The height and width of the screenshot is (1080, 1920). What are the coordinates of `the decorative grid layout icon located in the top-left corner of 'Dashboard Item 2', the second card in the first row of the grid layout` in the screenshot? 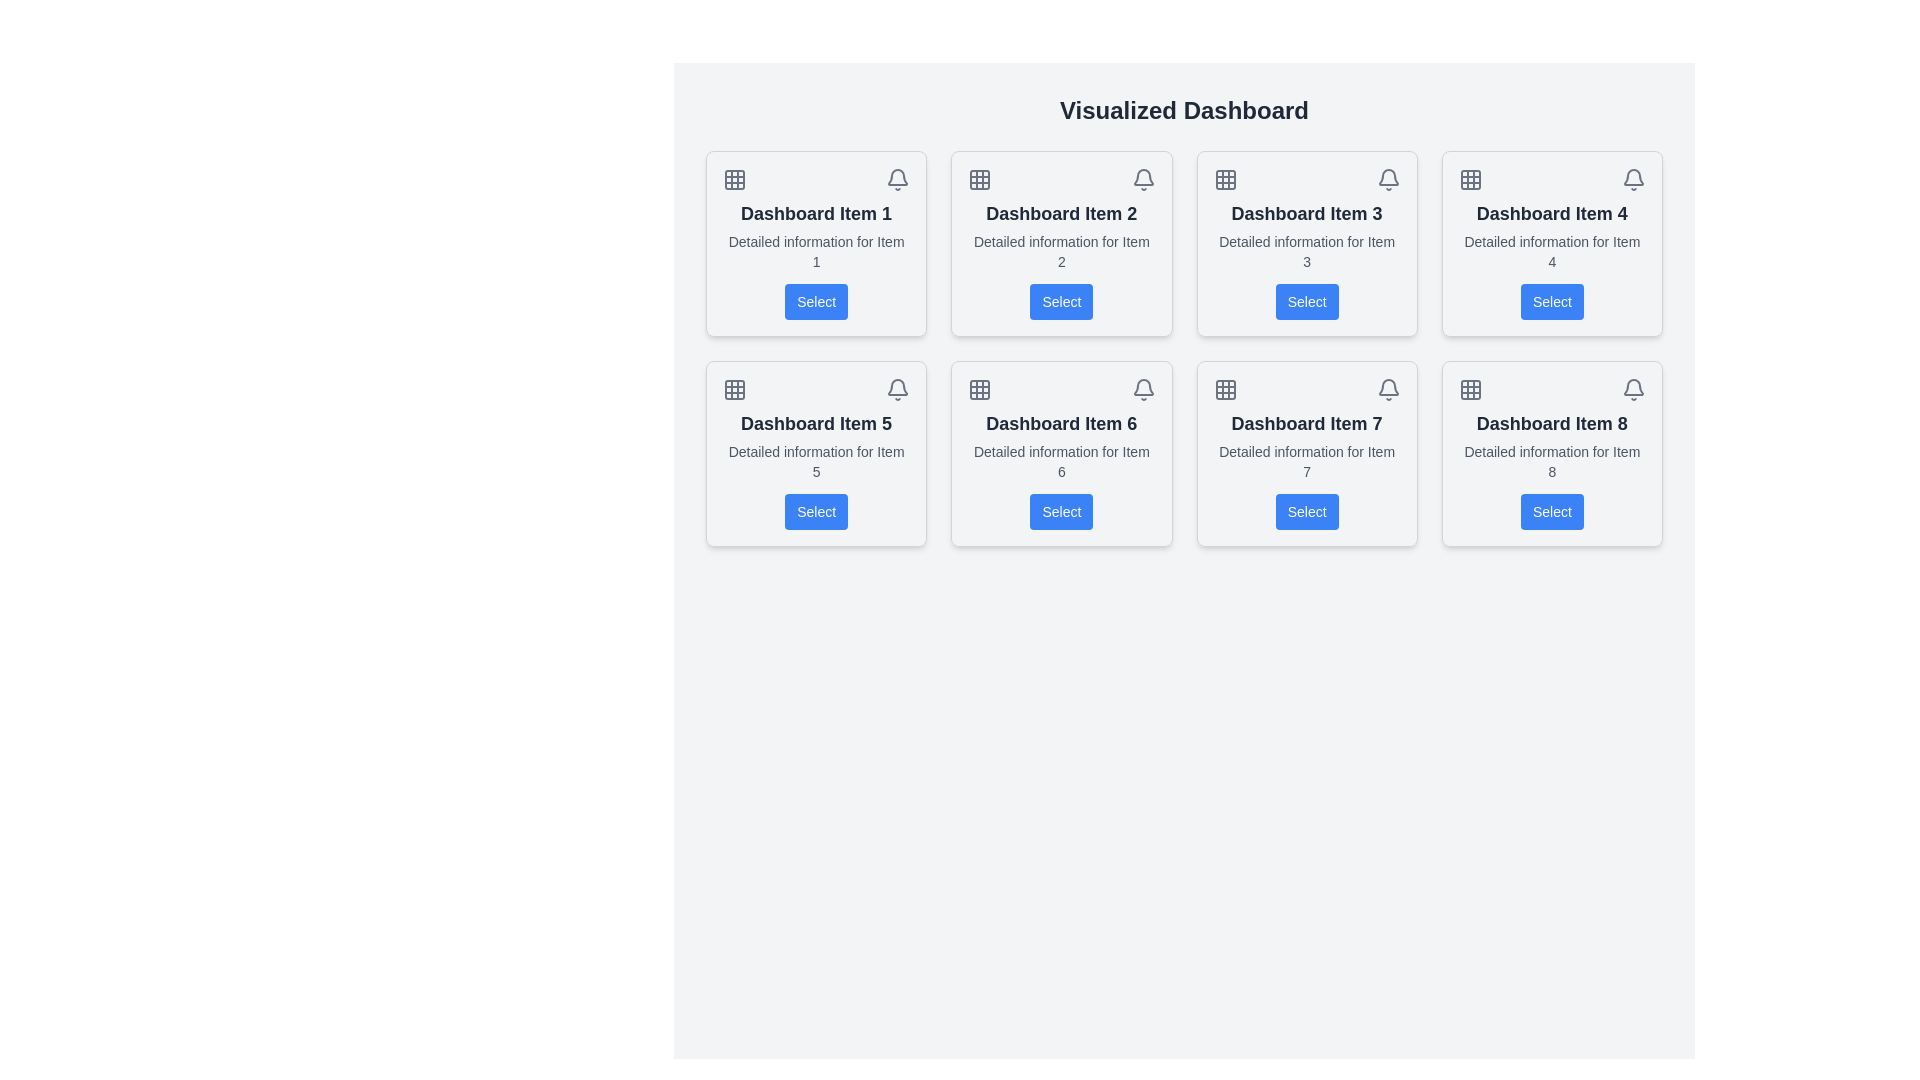 It's located at (980, 180).